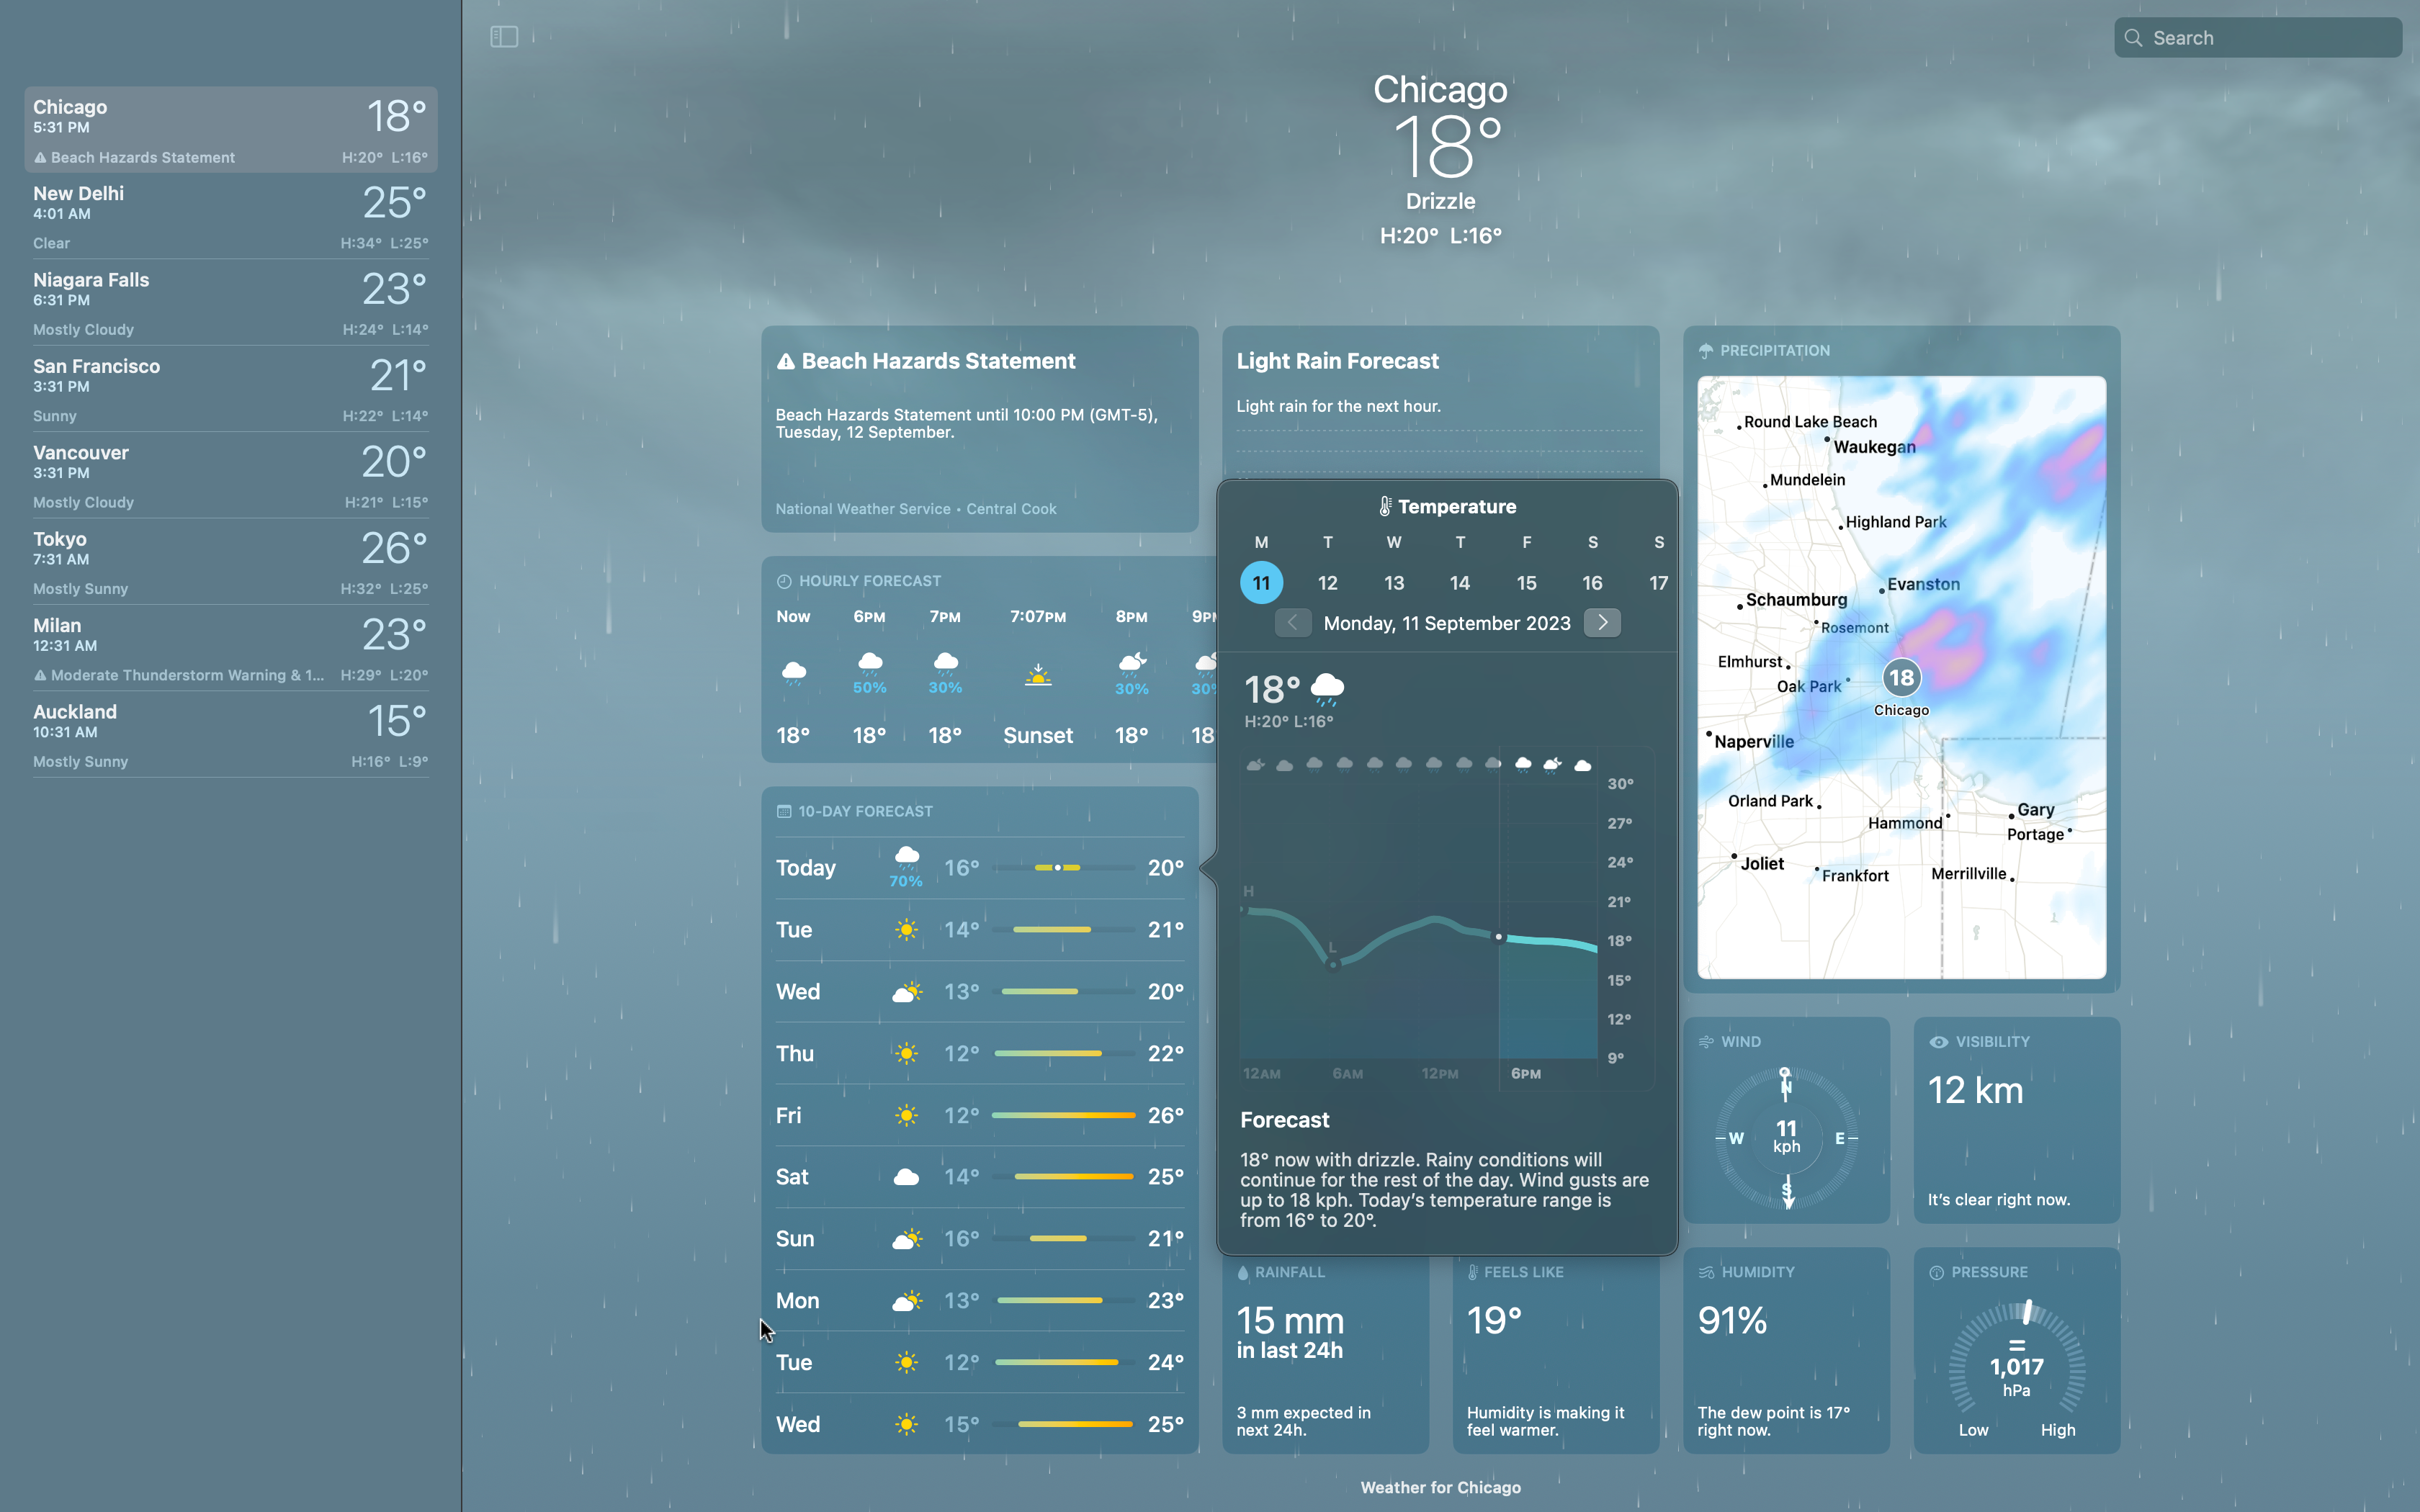 This screenshot has width=2420, height=1512. What do you see at coordinates (1345, 921) in the screenshot?
I see `From the panel opened, find the weather at 6am` at bounding box center [1345, 921].